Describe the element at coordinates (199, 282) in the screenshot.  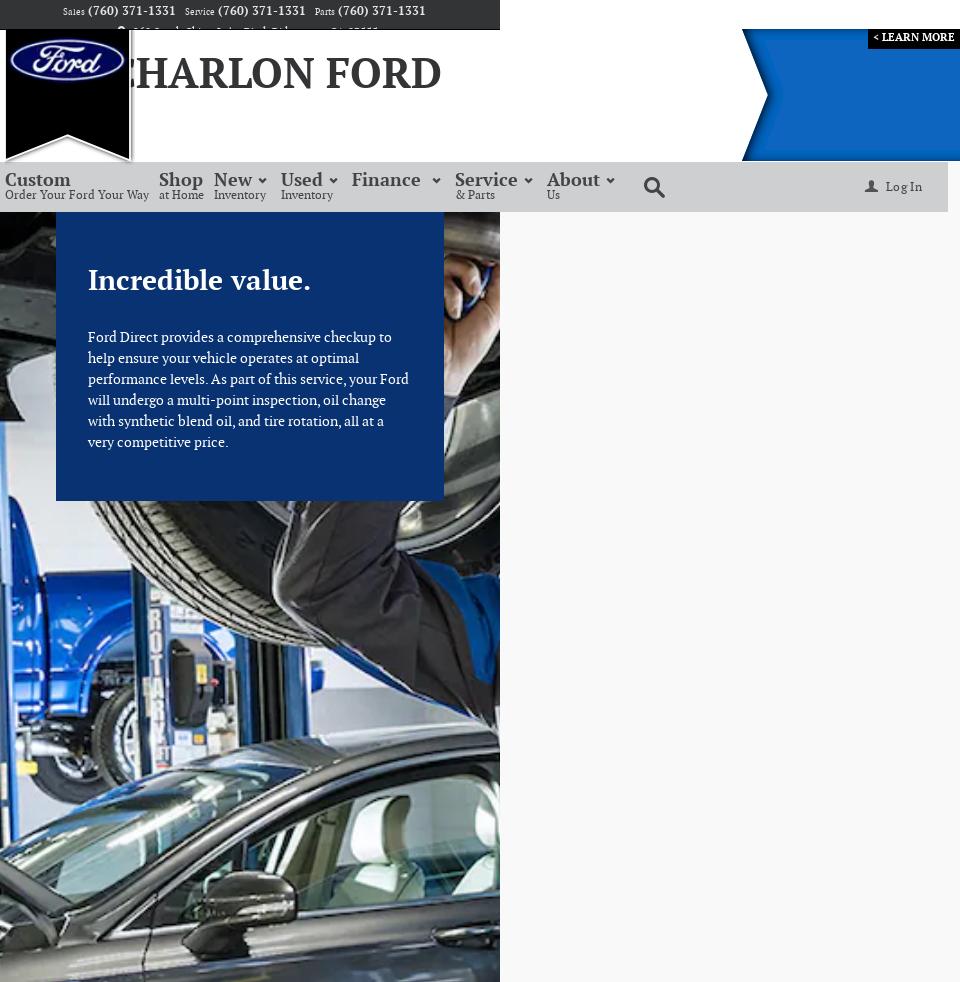
I see `'Incredible value.'` at that location.